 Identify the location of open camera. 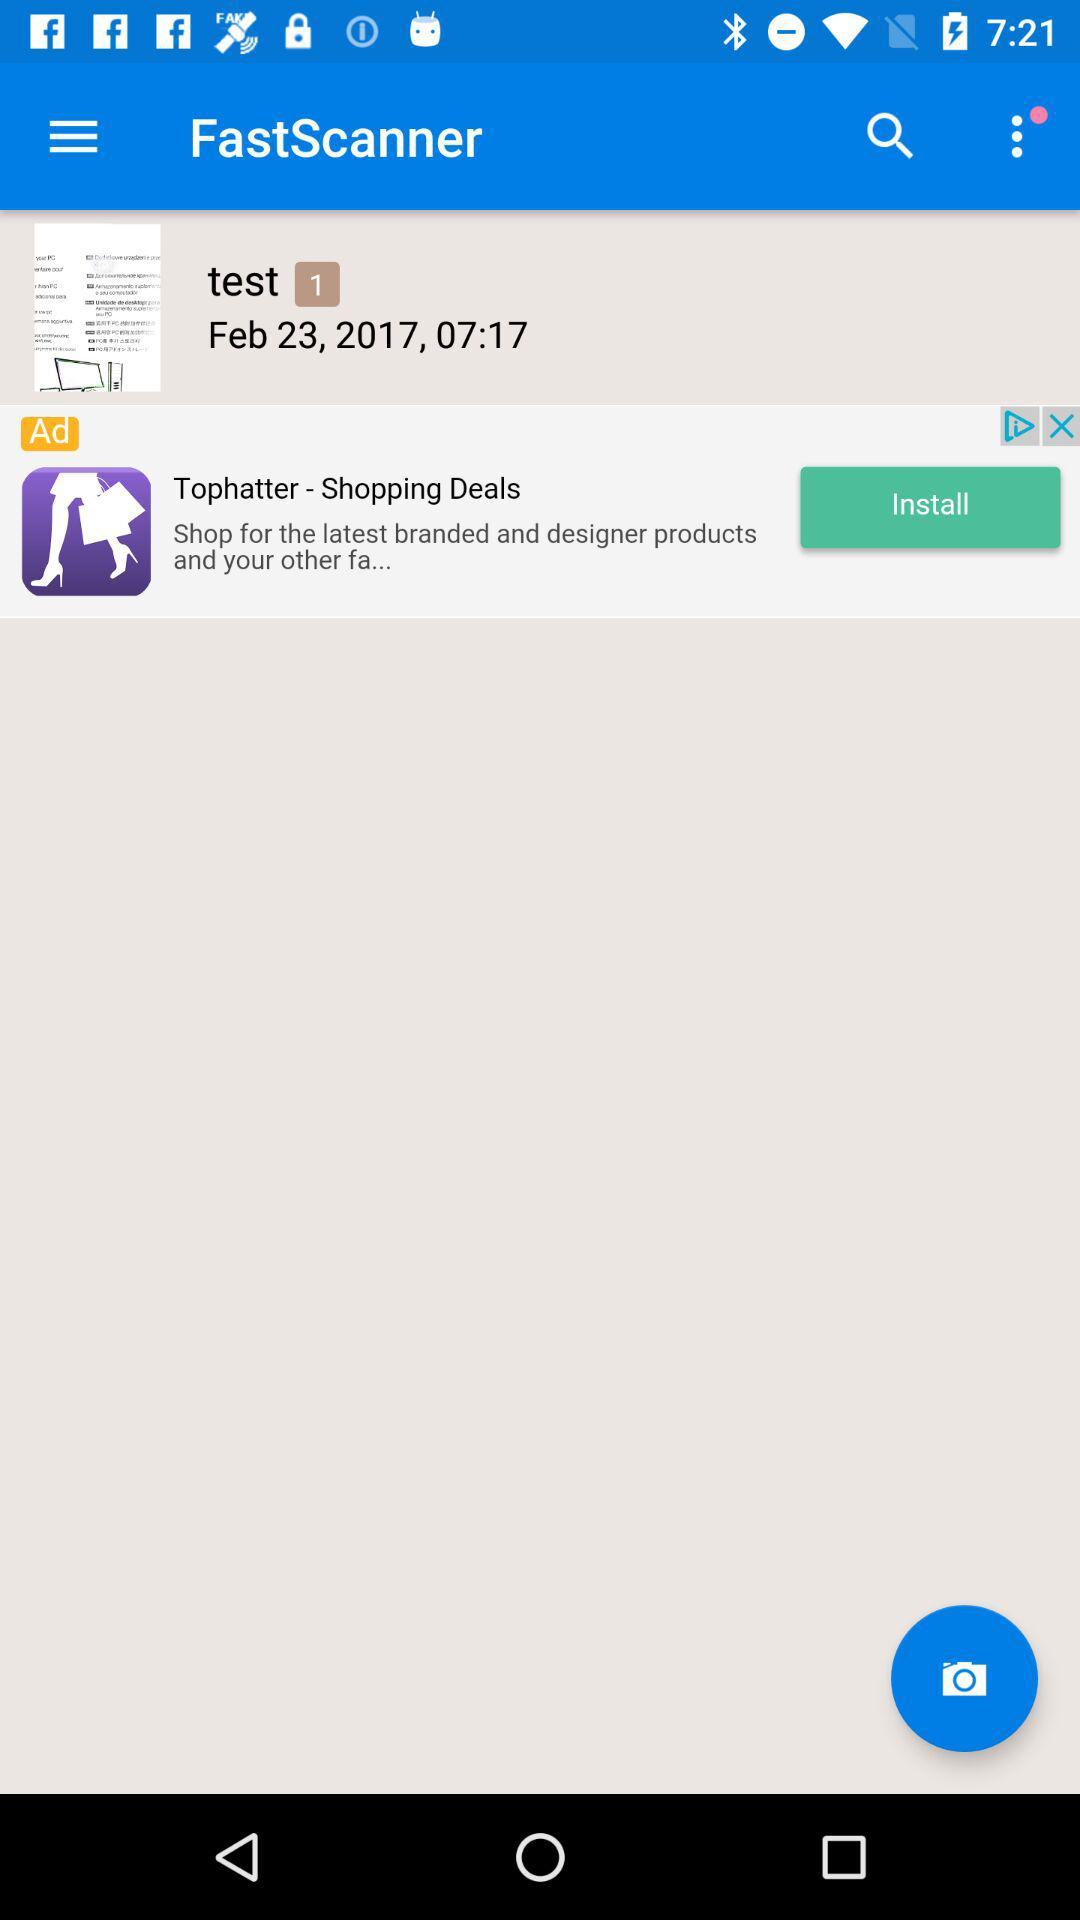
(963, 1678).